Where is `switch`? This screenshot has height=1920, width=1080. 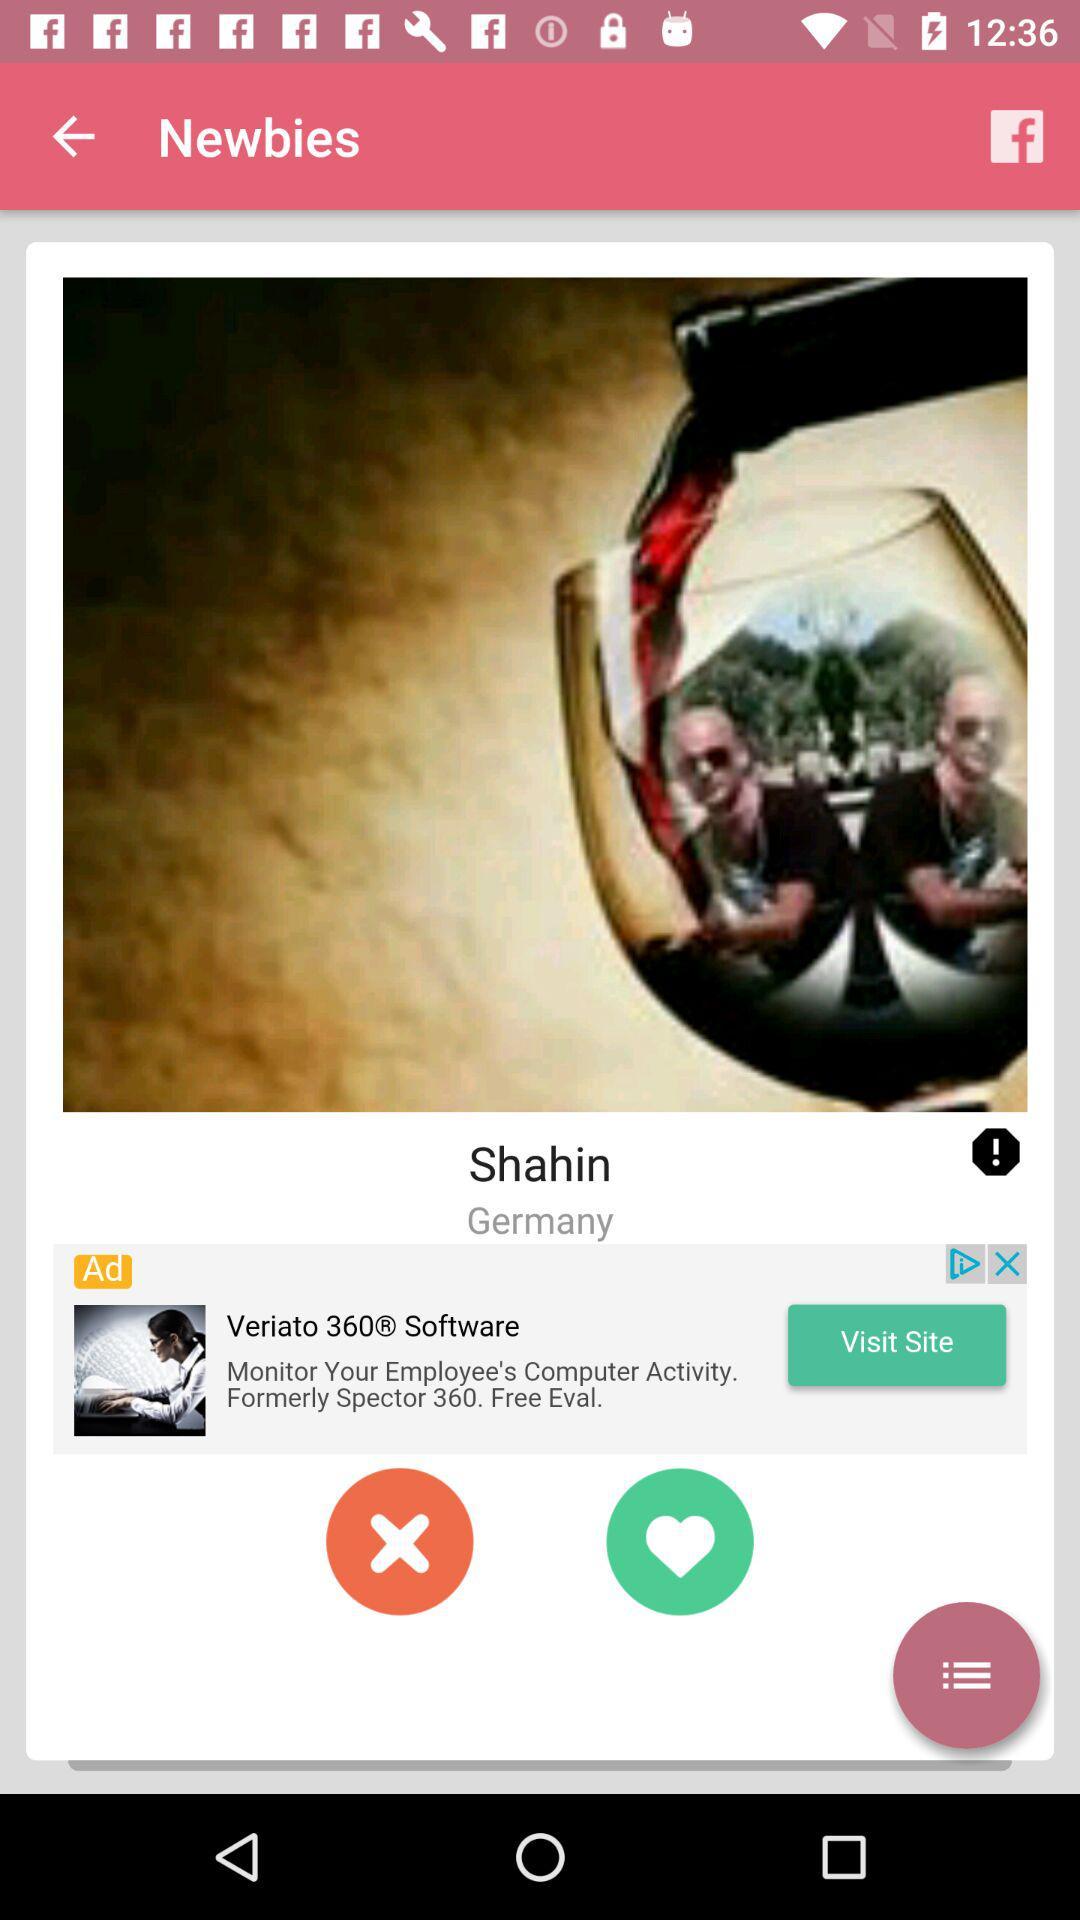
switch is located at coordinates (400, 1540).